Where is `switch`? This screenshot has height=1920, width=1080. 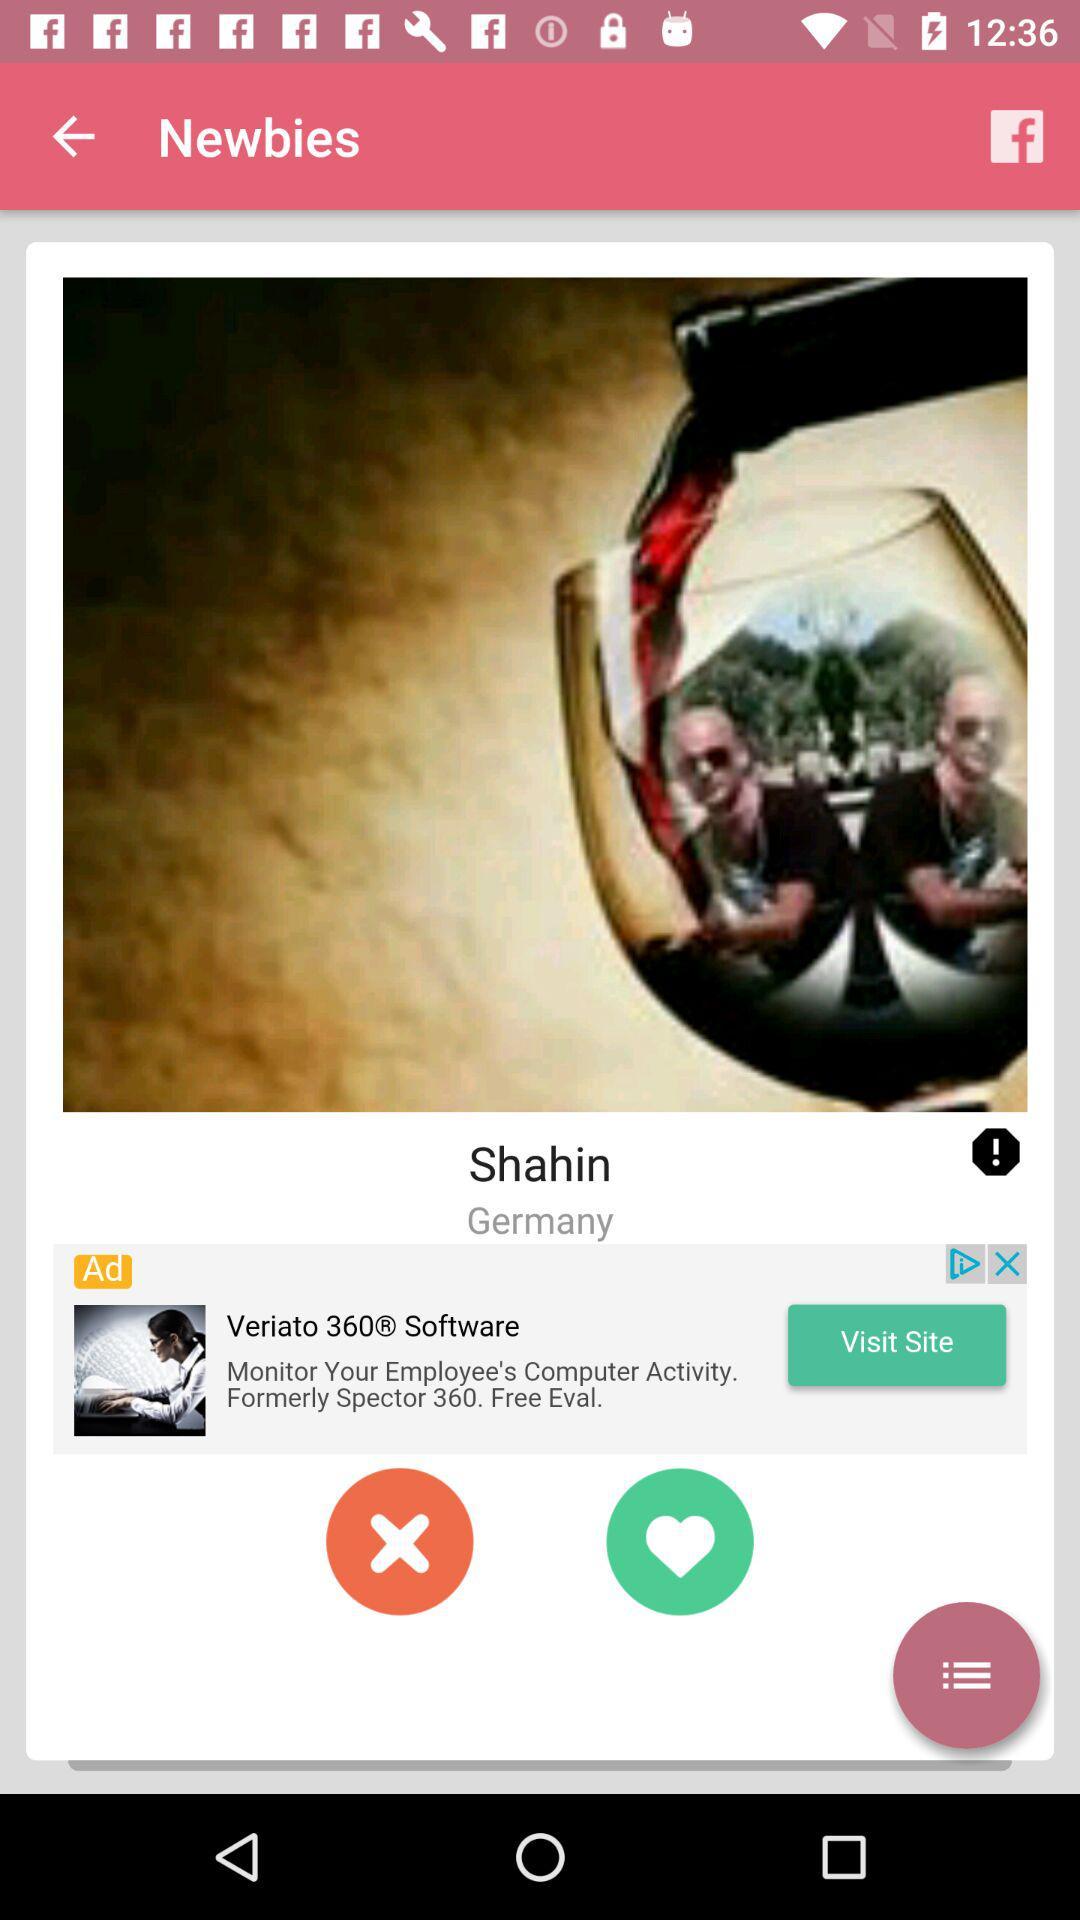
switch is located at coordinates (400, 1540).